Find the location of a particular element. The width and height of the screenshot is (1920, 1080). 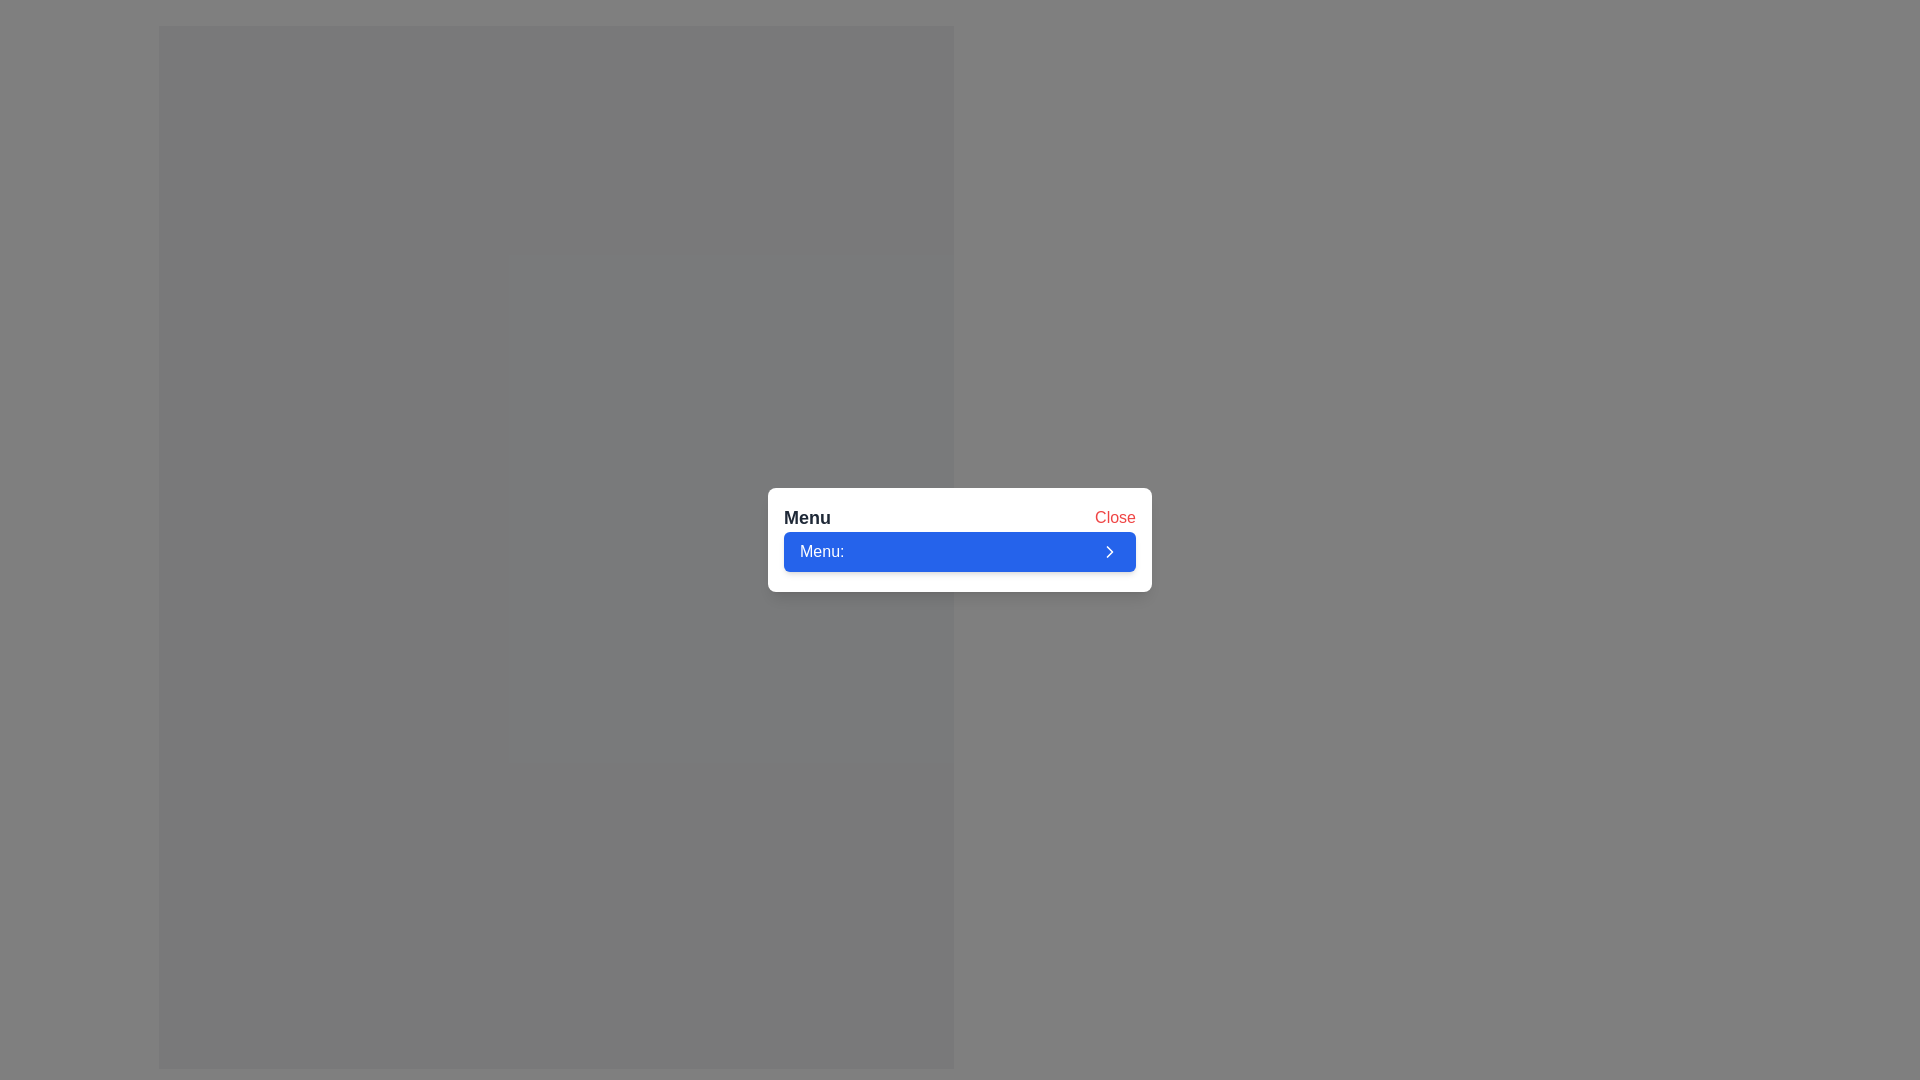

the rightward chevron icon is located at coordinates (1108, 551).